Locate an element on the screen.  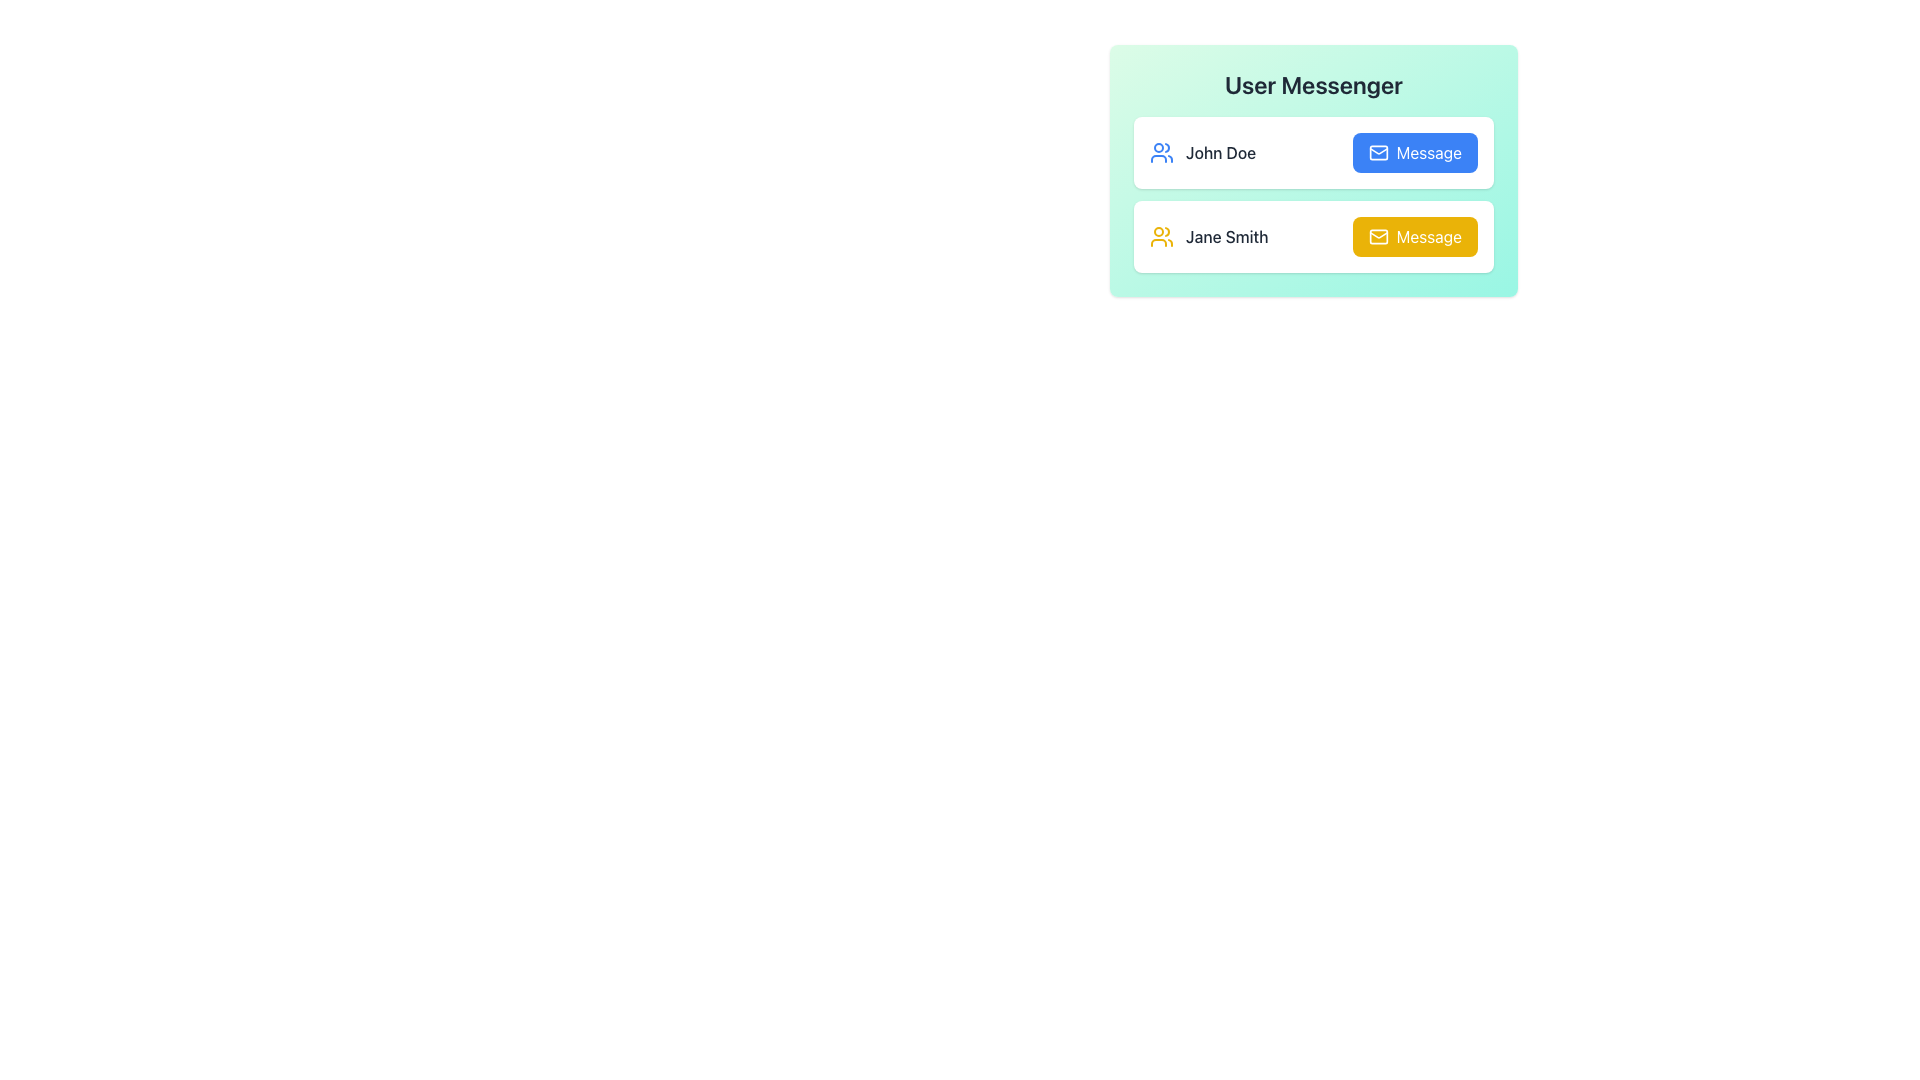
the leftmost icon associated with Jane Smith, which serves as a visual indicator next to her name is located at coordinates (1161, 235).